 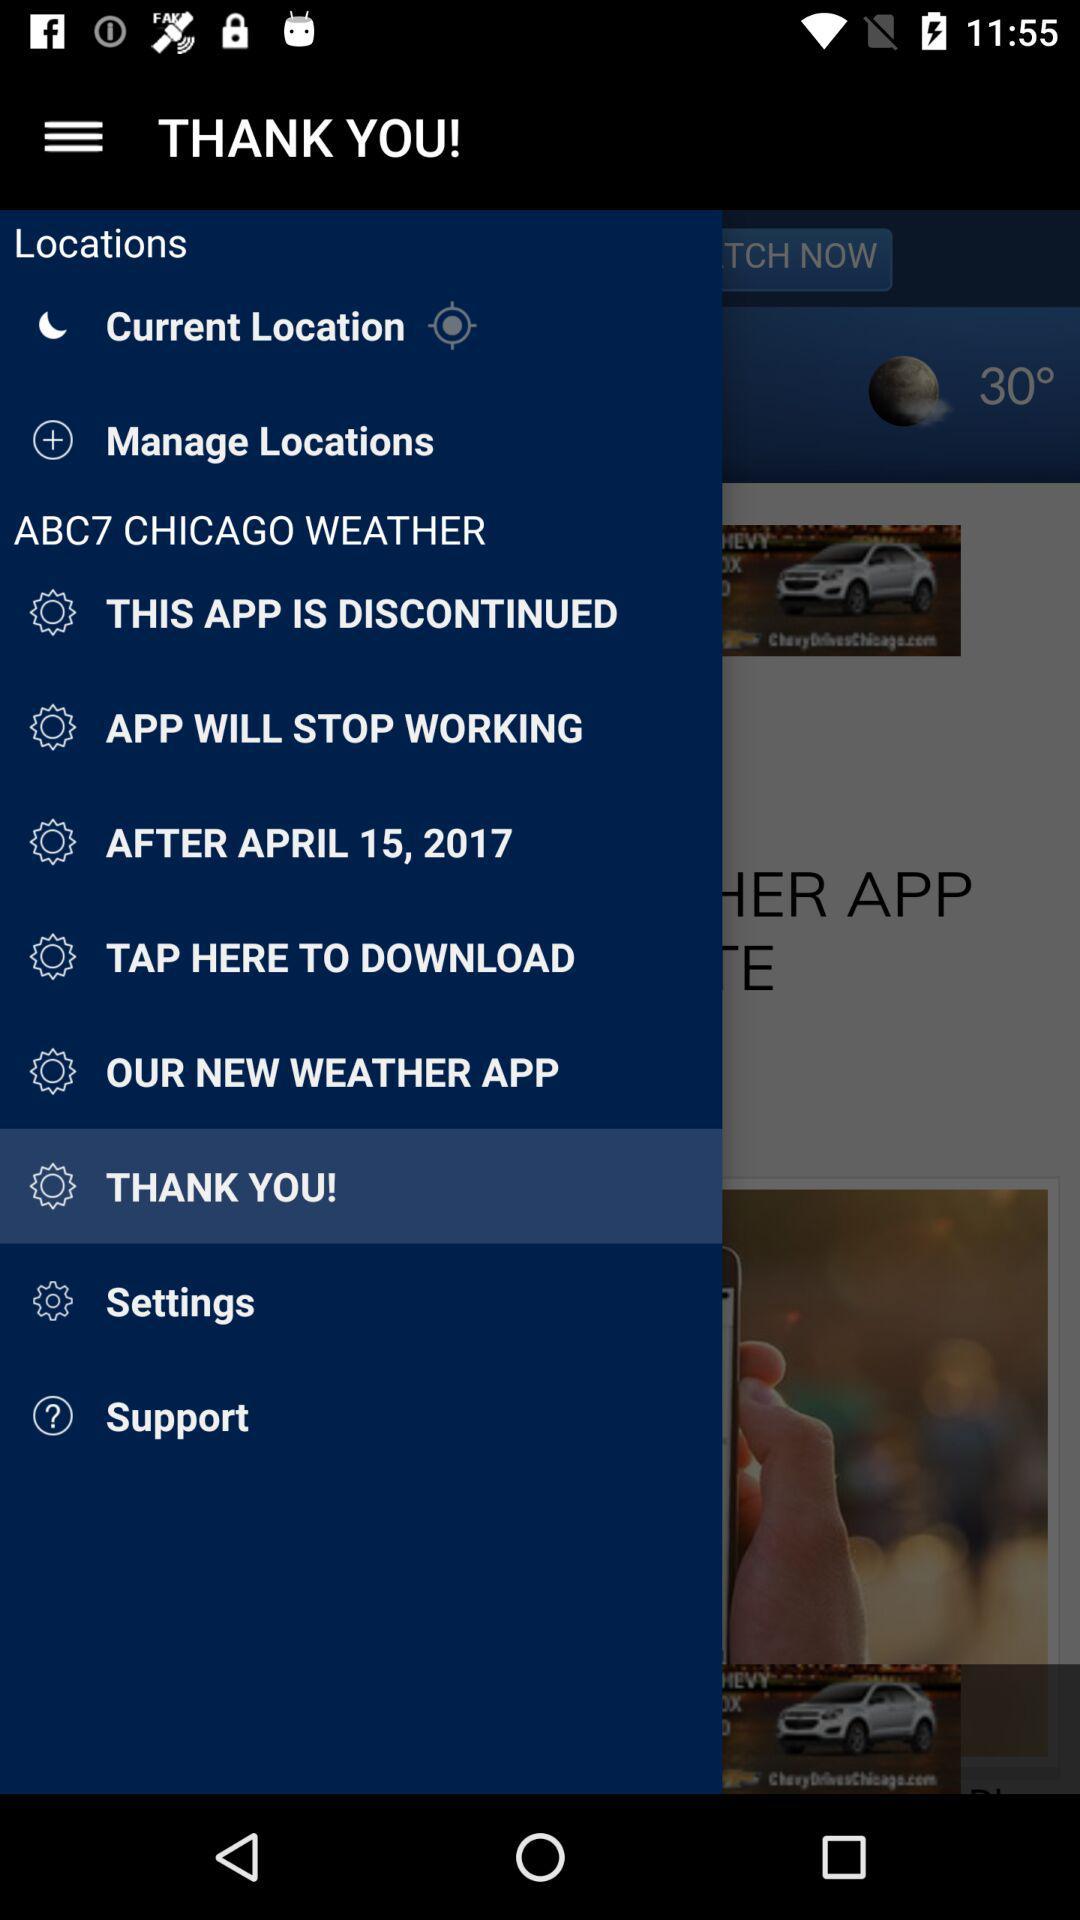 I want to click on side menu, so click(x=72, y=135).